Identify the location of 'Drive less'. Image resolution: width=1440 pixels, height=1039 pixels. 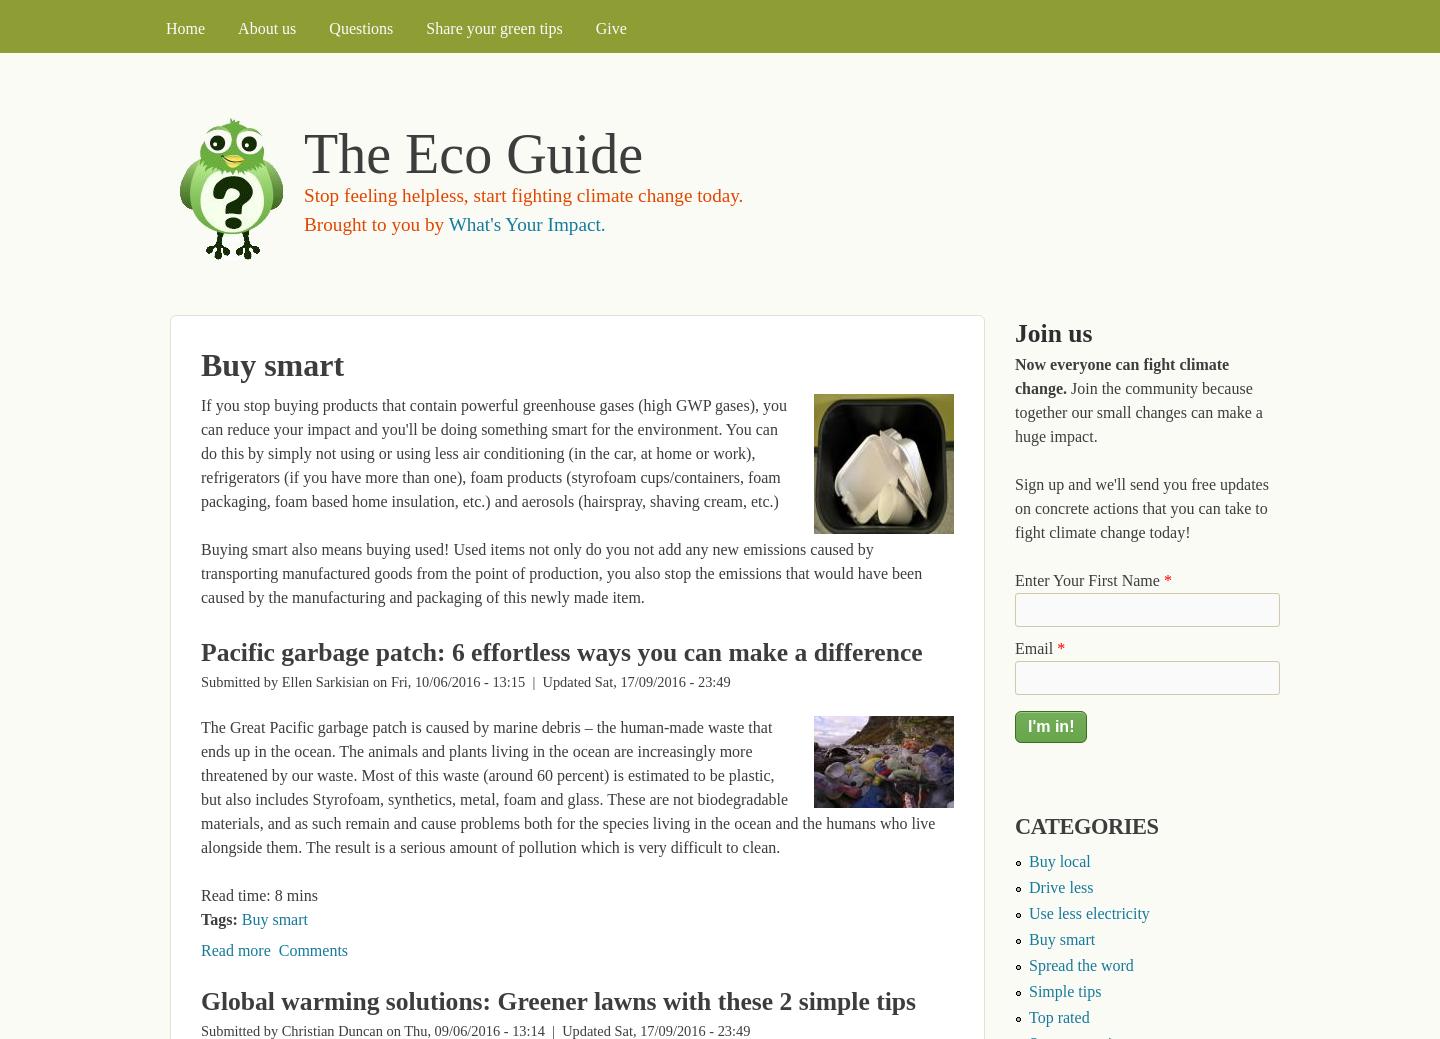
(1060, 886).